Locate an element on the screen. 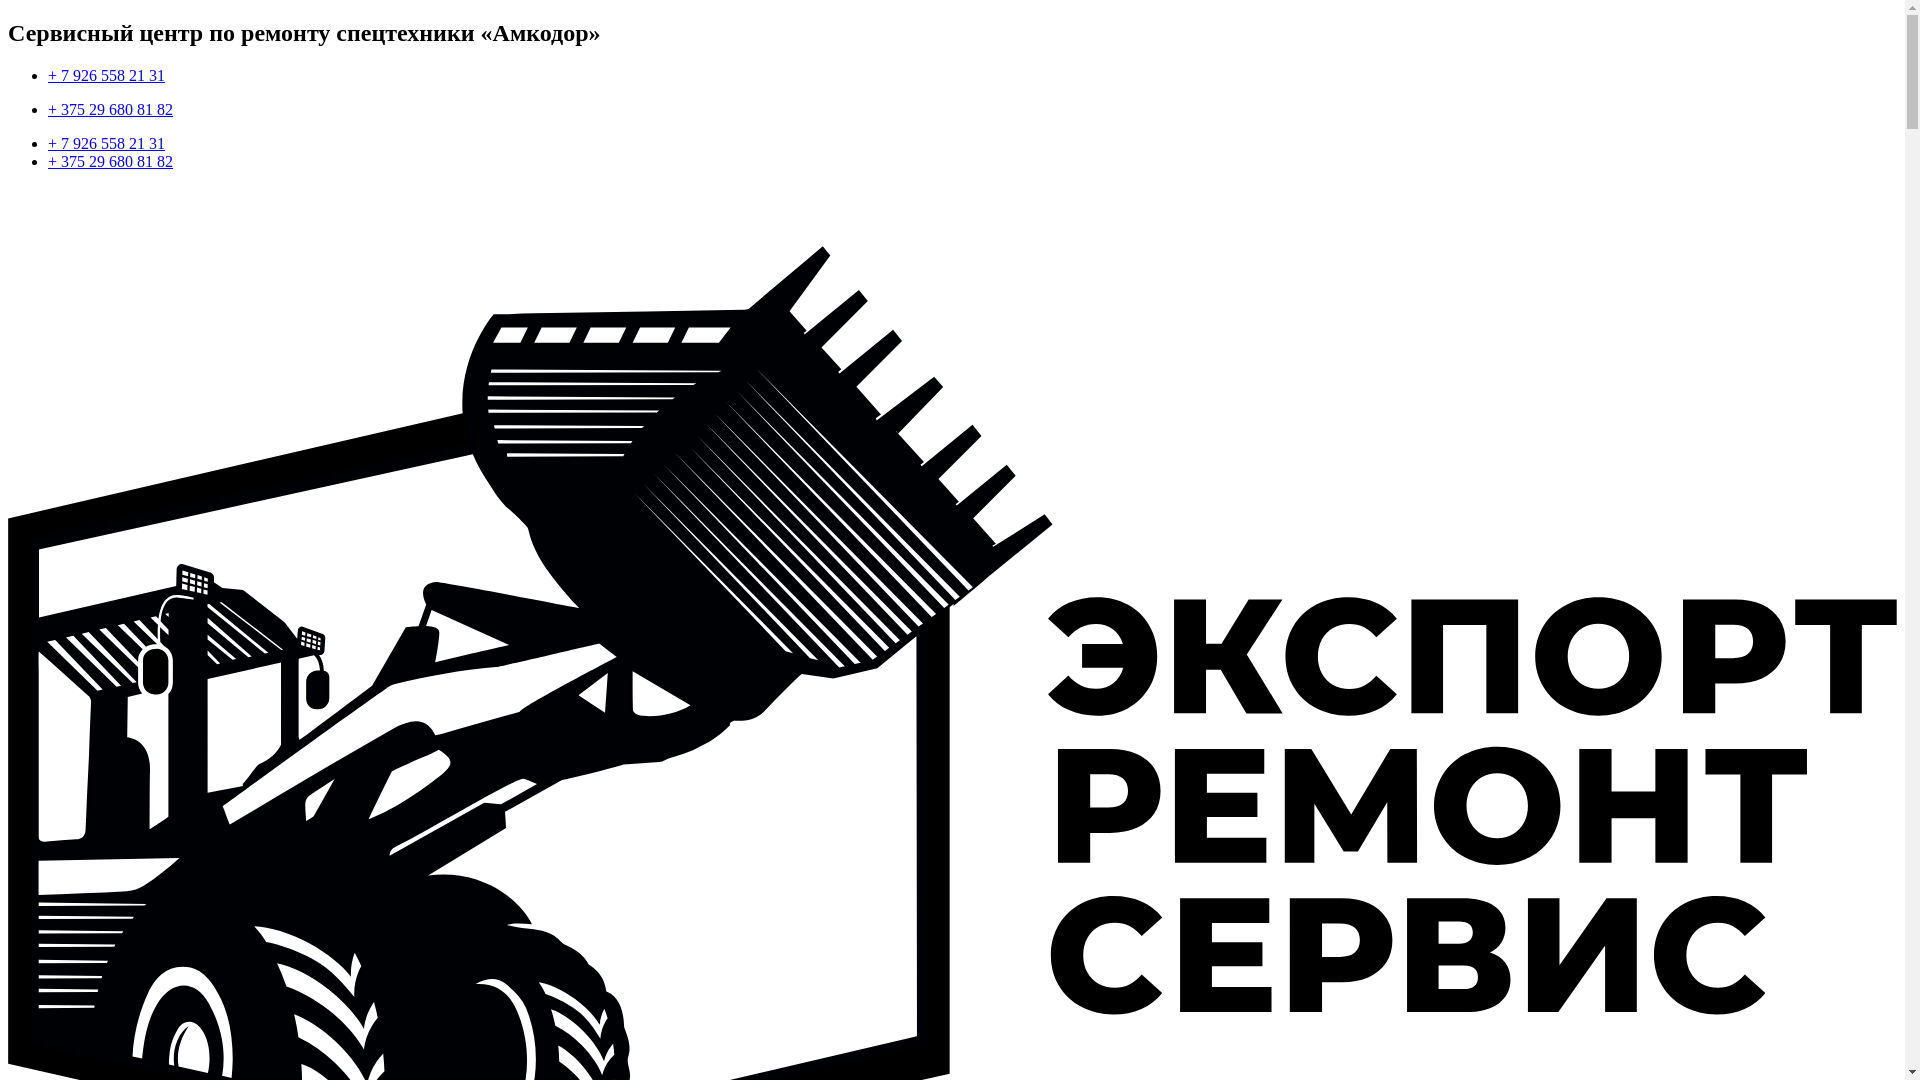 The image size is (1920, 1080). '+ 375 29 680 81 82' is located at coordinates (48, 160).